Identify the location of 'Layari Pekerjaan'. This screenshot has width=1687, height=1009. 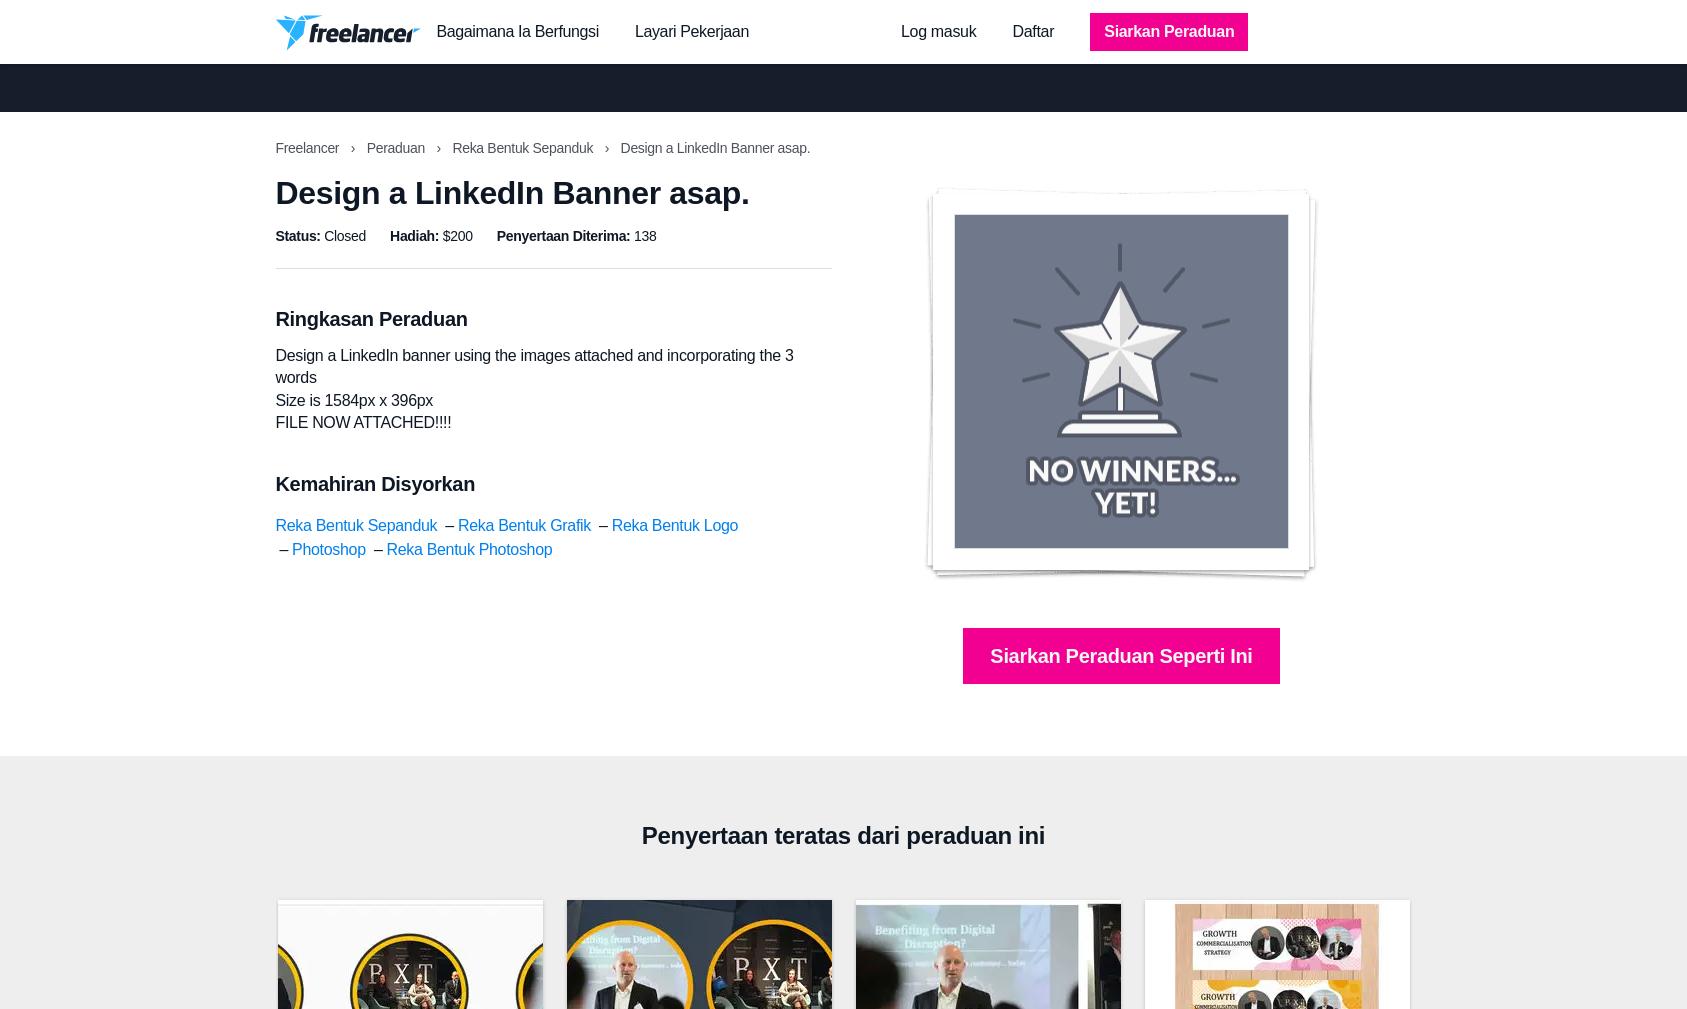
(690, 30).